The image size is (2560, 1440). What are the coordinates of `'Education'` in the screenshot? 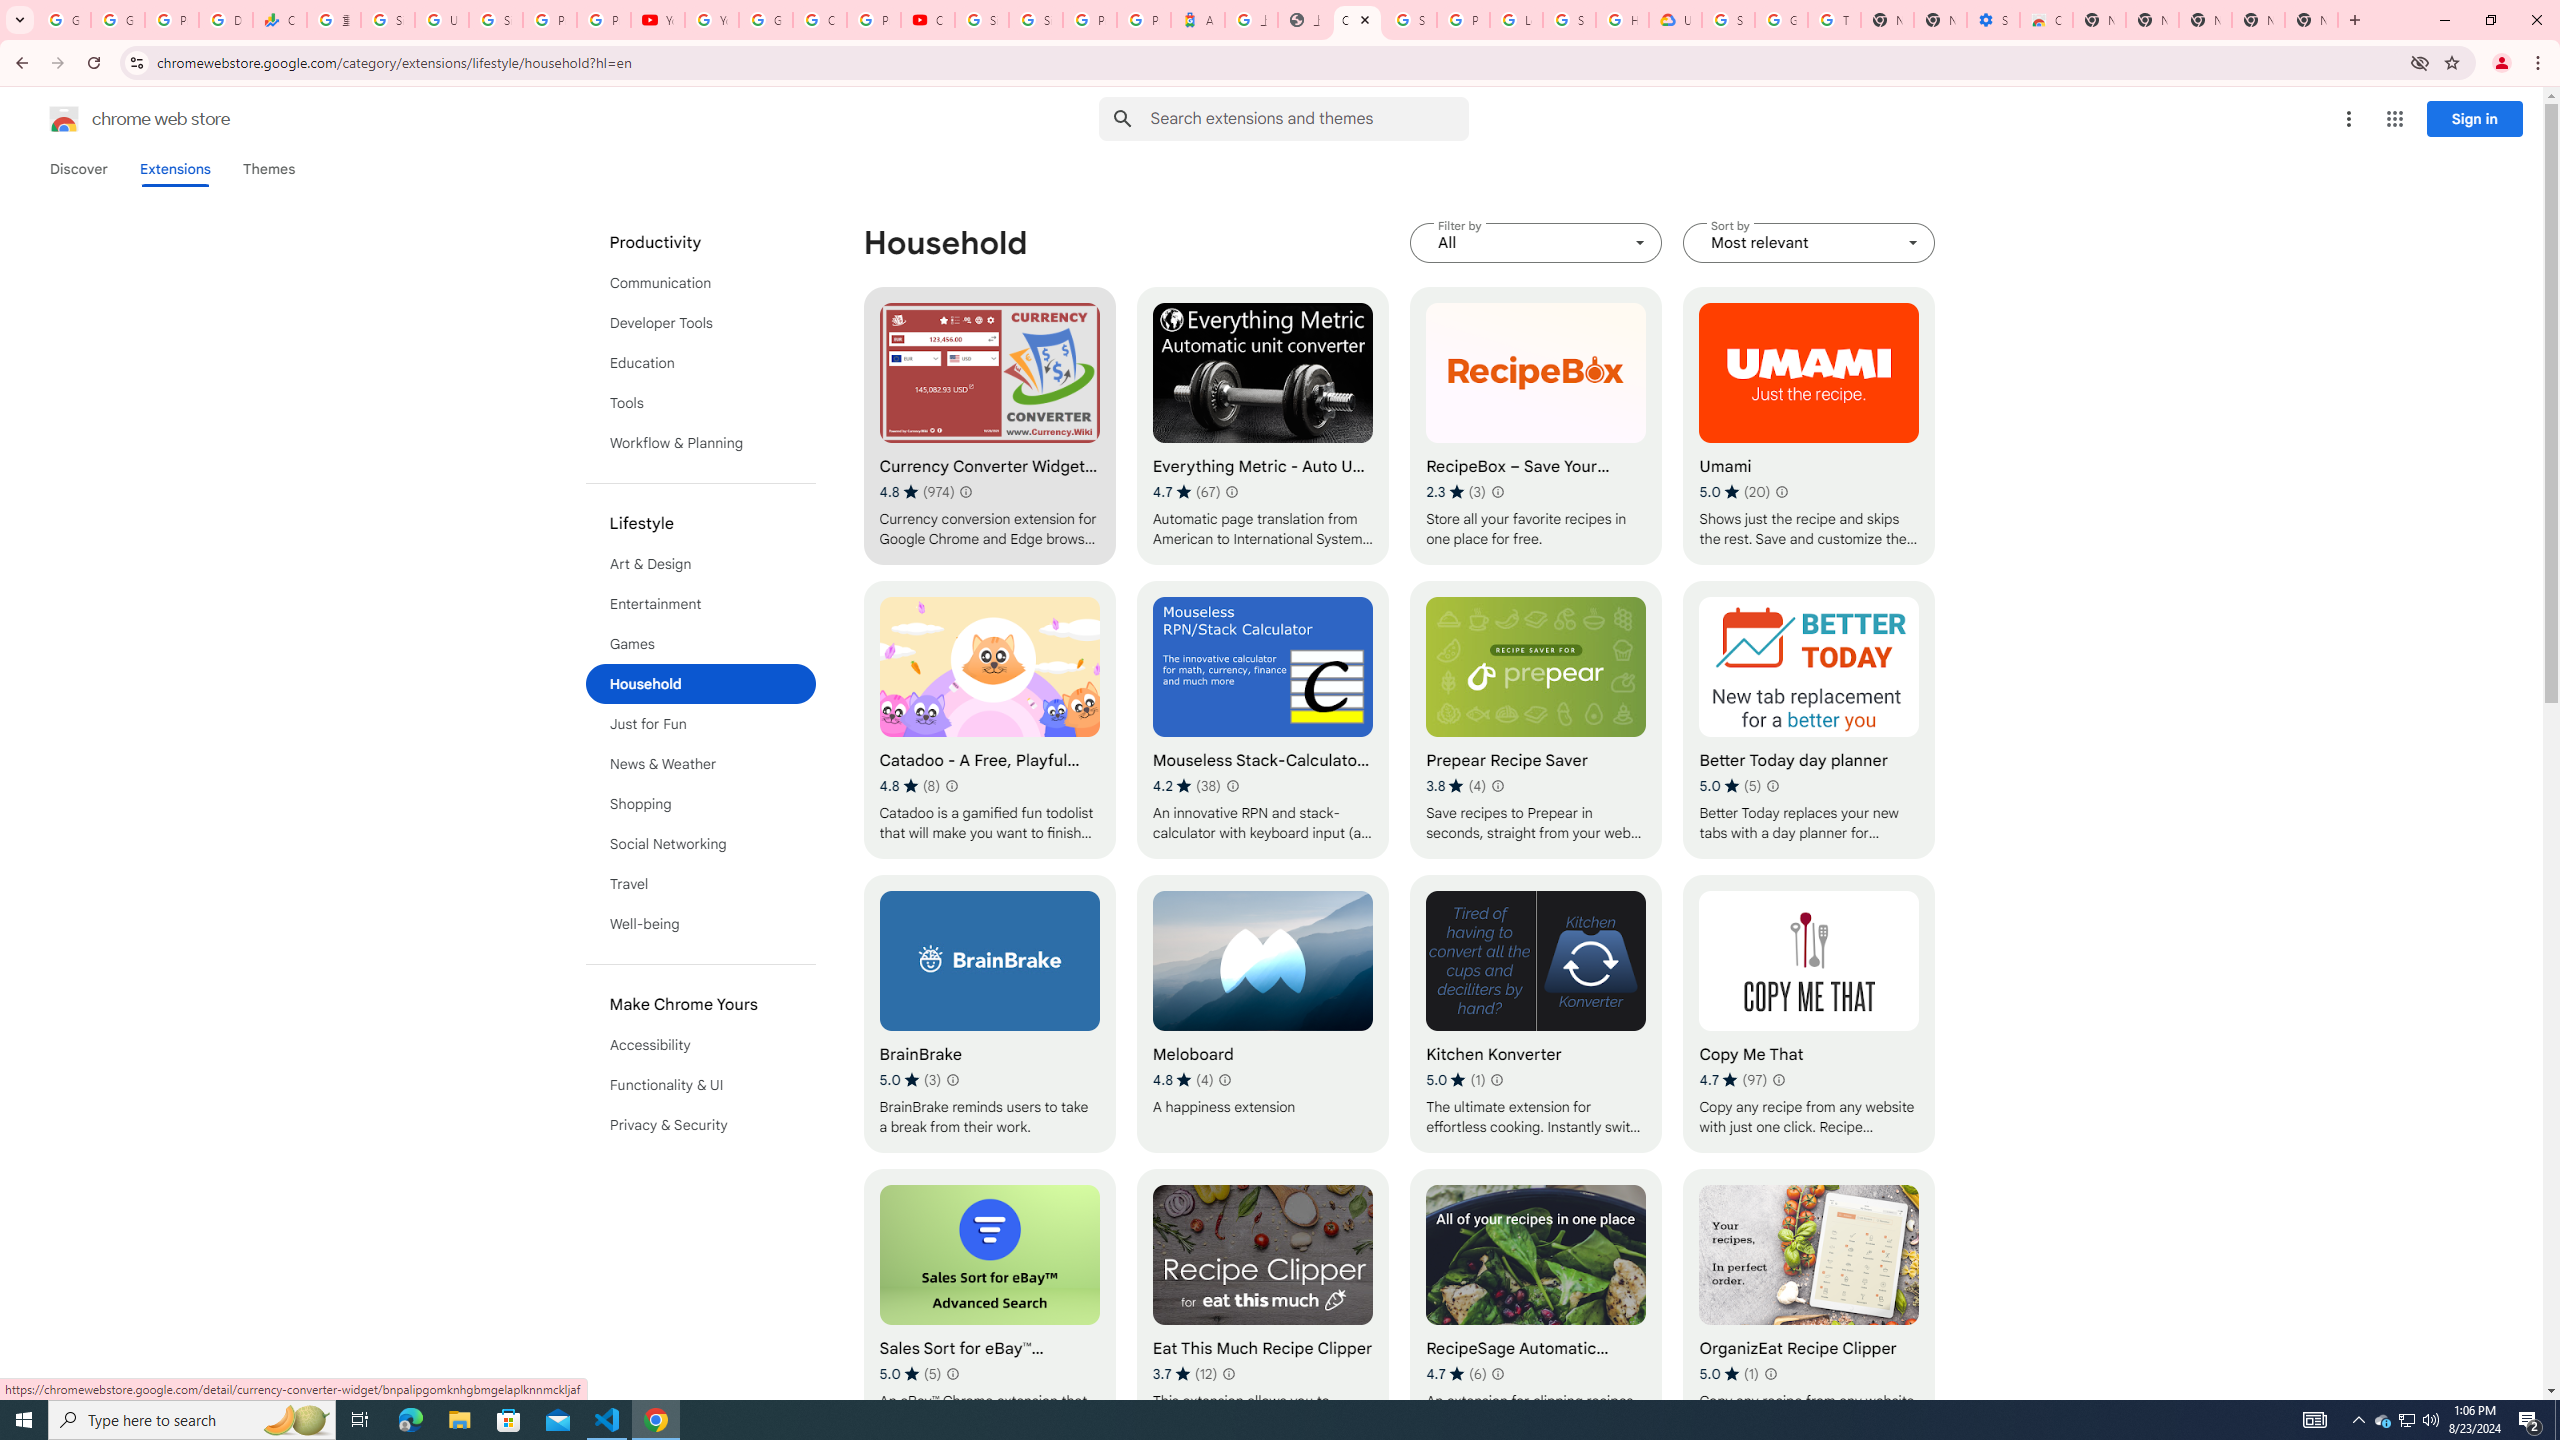 It's located at (701, 361).